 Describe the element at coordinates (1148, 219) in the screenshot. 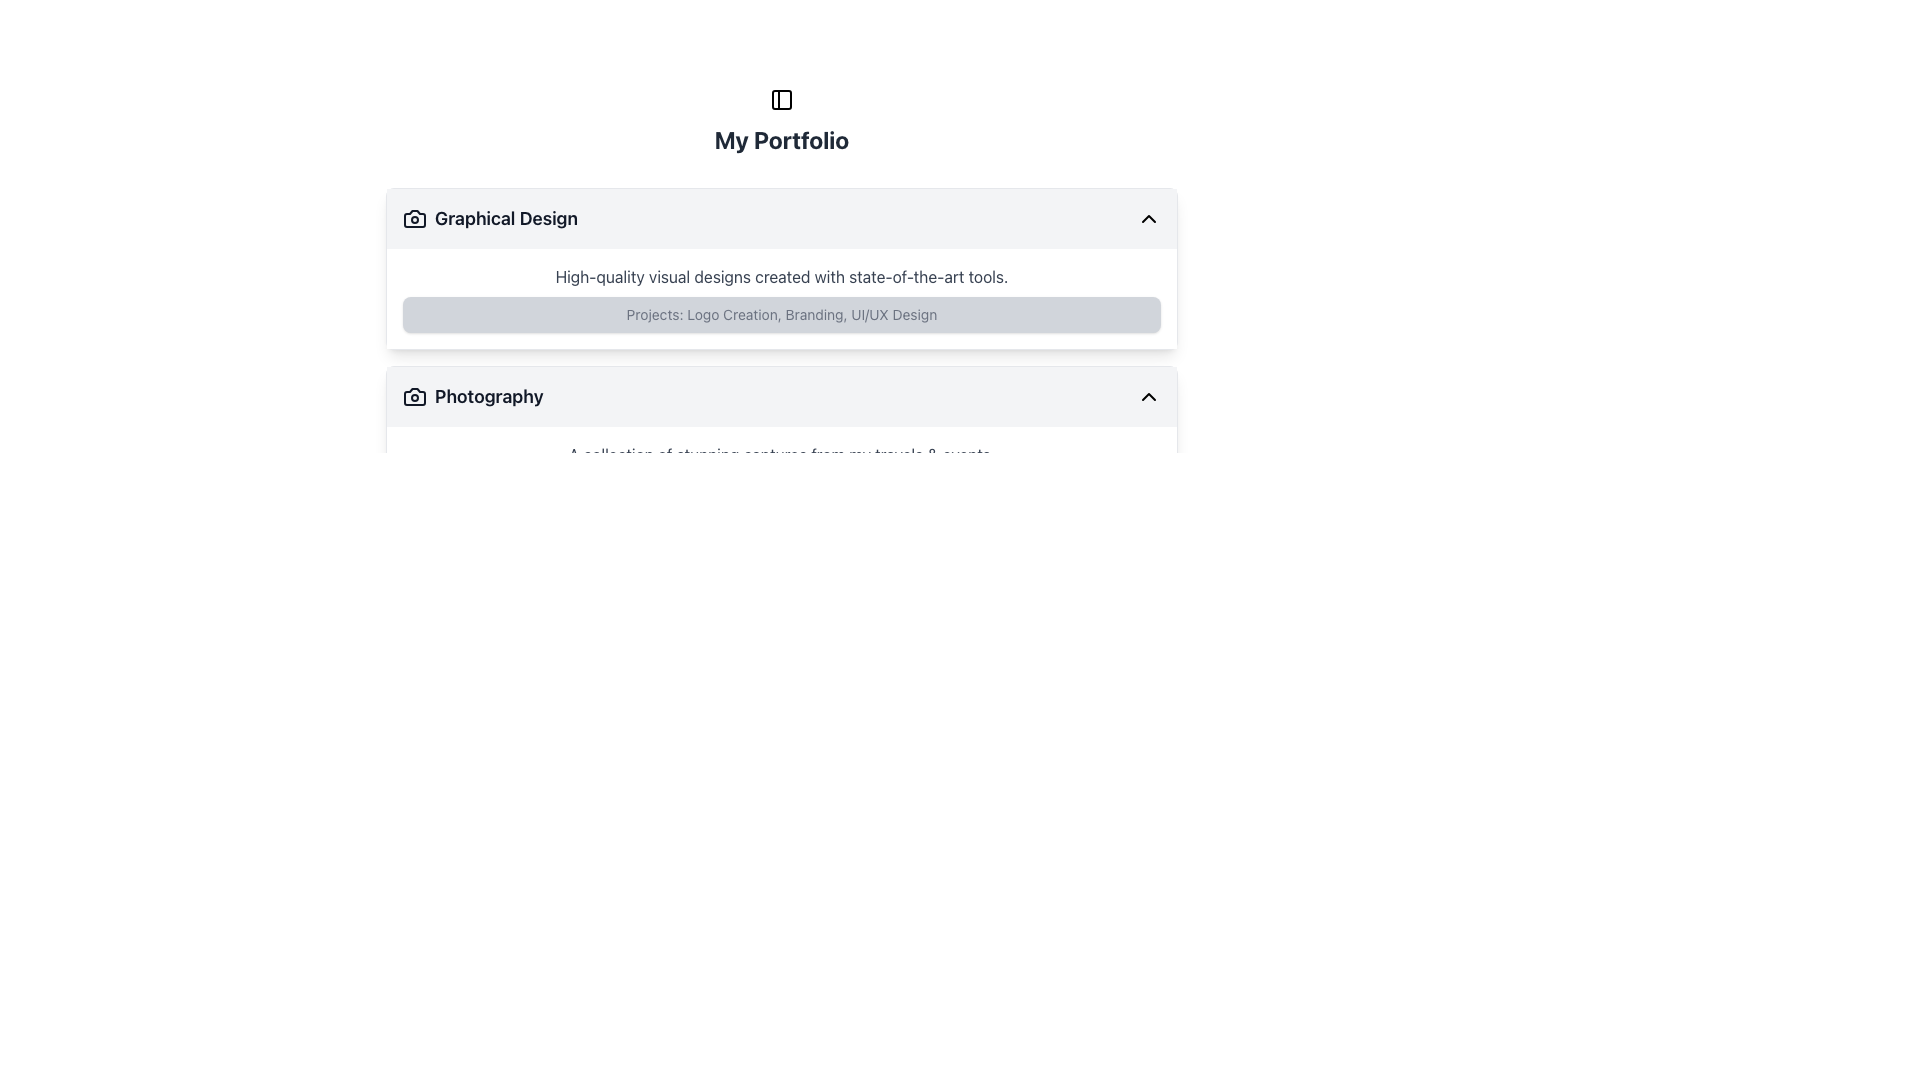

I see `the Icon Button that collapses the 'Graphical Design' section, located on the far right within the top border of the section heading` at that location.